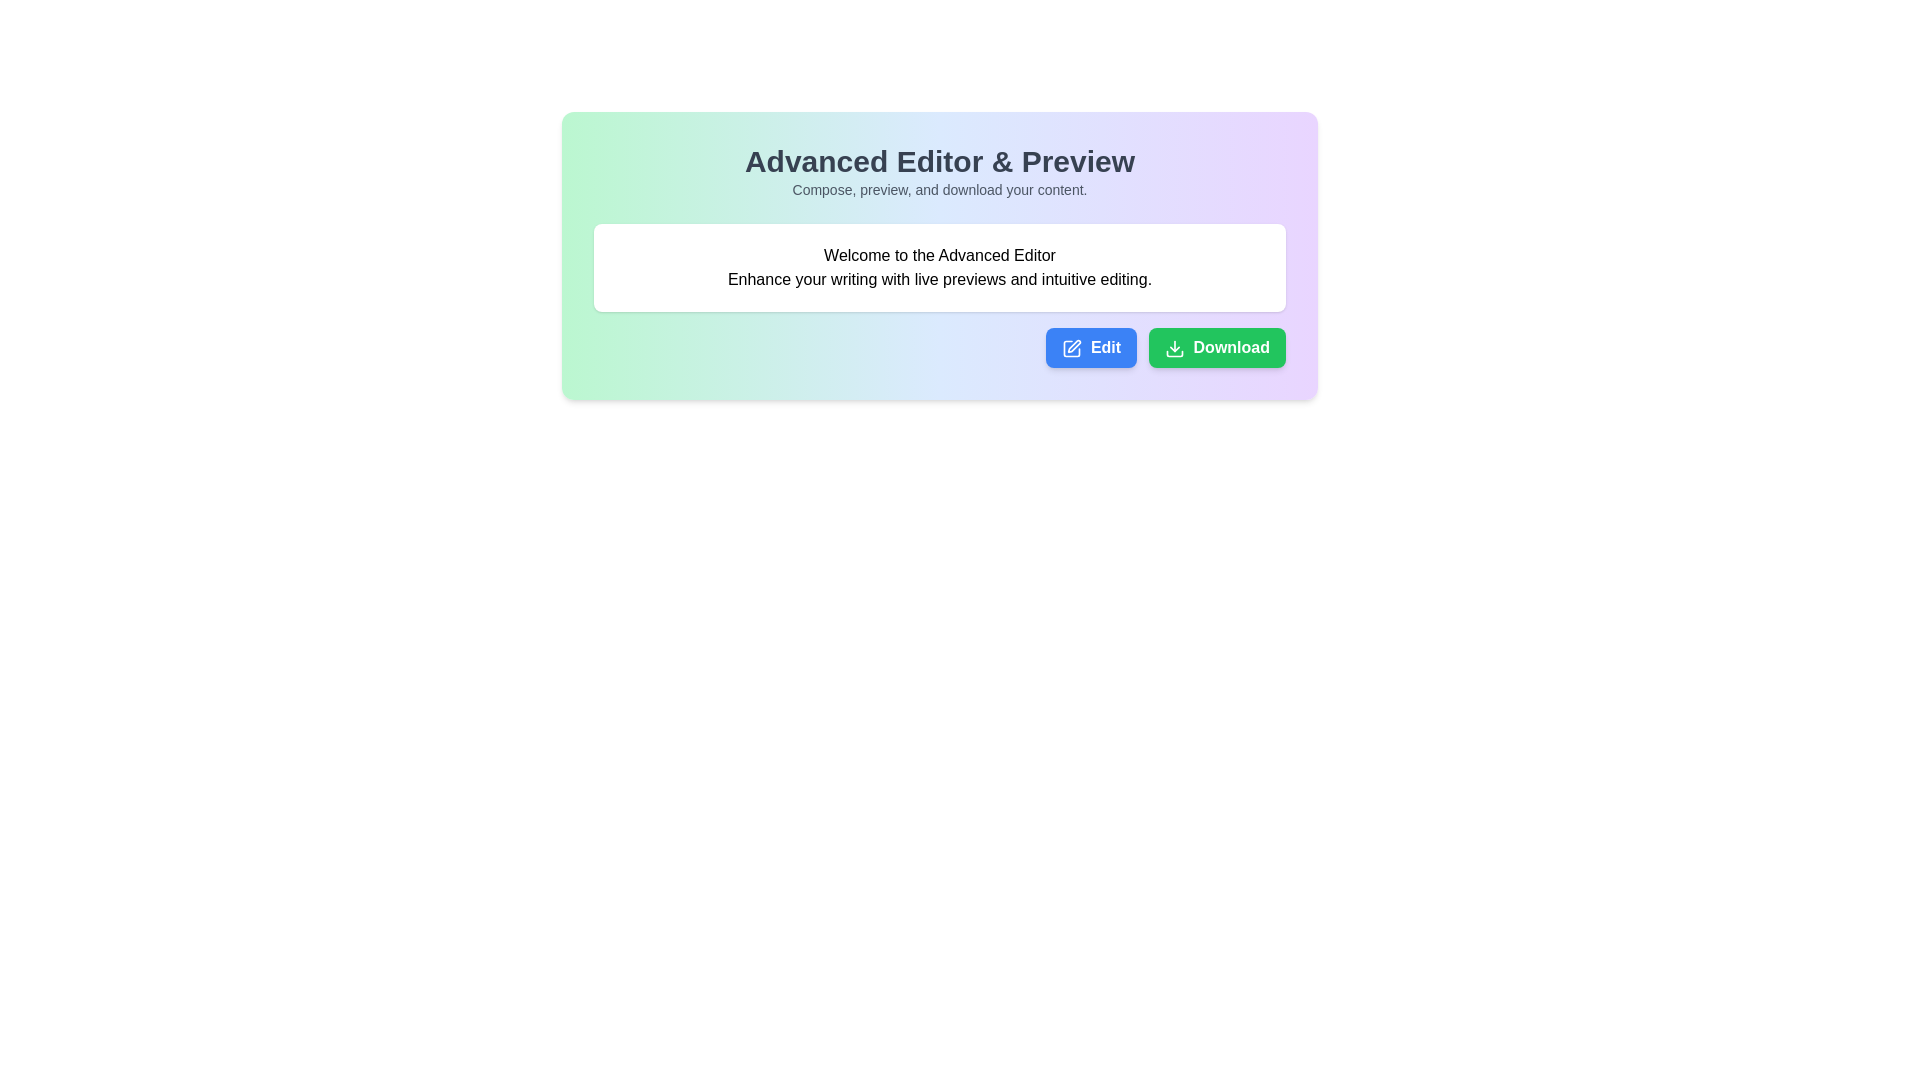 The height and width of the screenshot is (1080, 1920). Describe the element at coordinates (939, 266) in the screenshot. I see `the Text Display element that provides introductory information about the Advanced Editor, located centrally below the title 'Advanced Editor & Preview'` at that location.